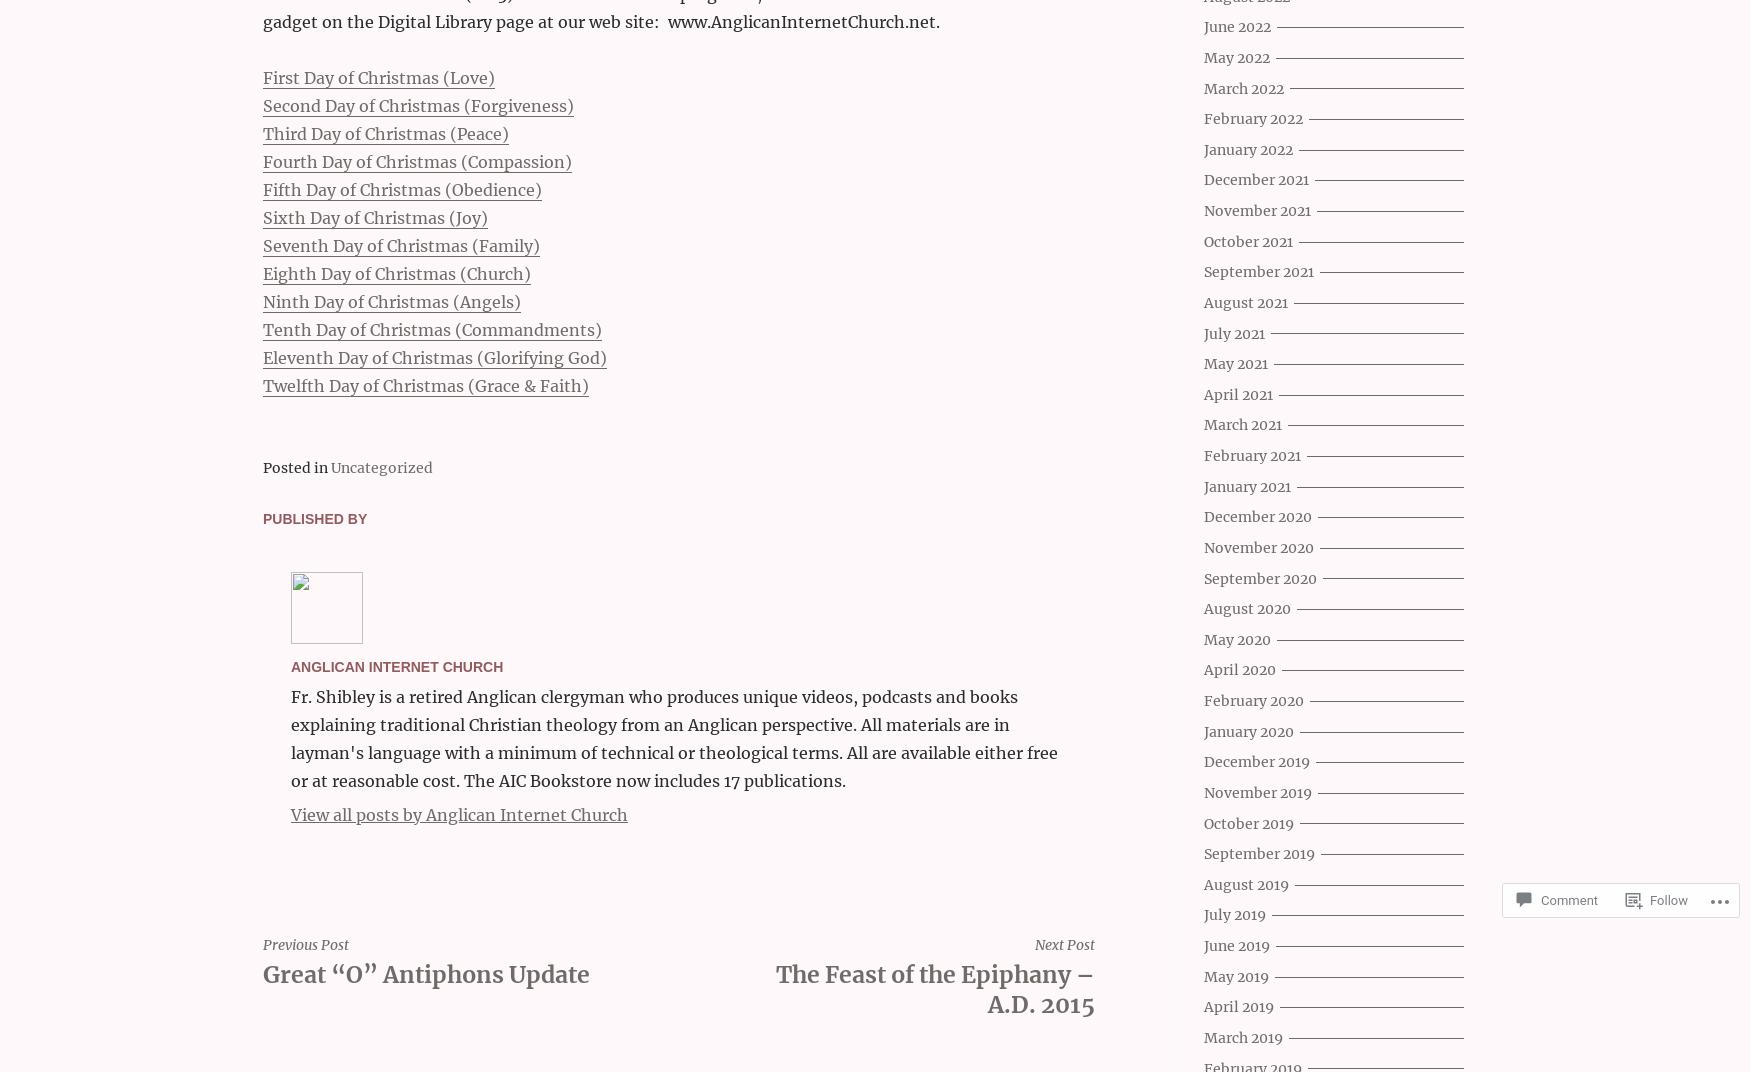  Describe the element at coordinates (295, 465) in the screenshot. I see `'Posted in'` at that location.